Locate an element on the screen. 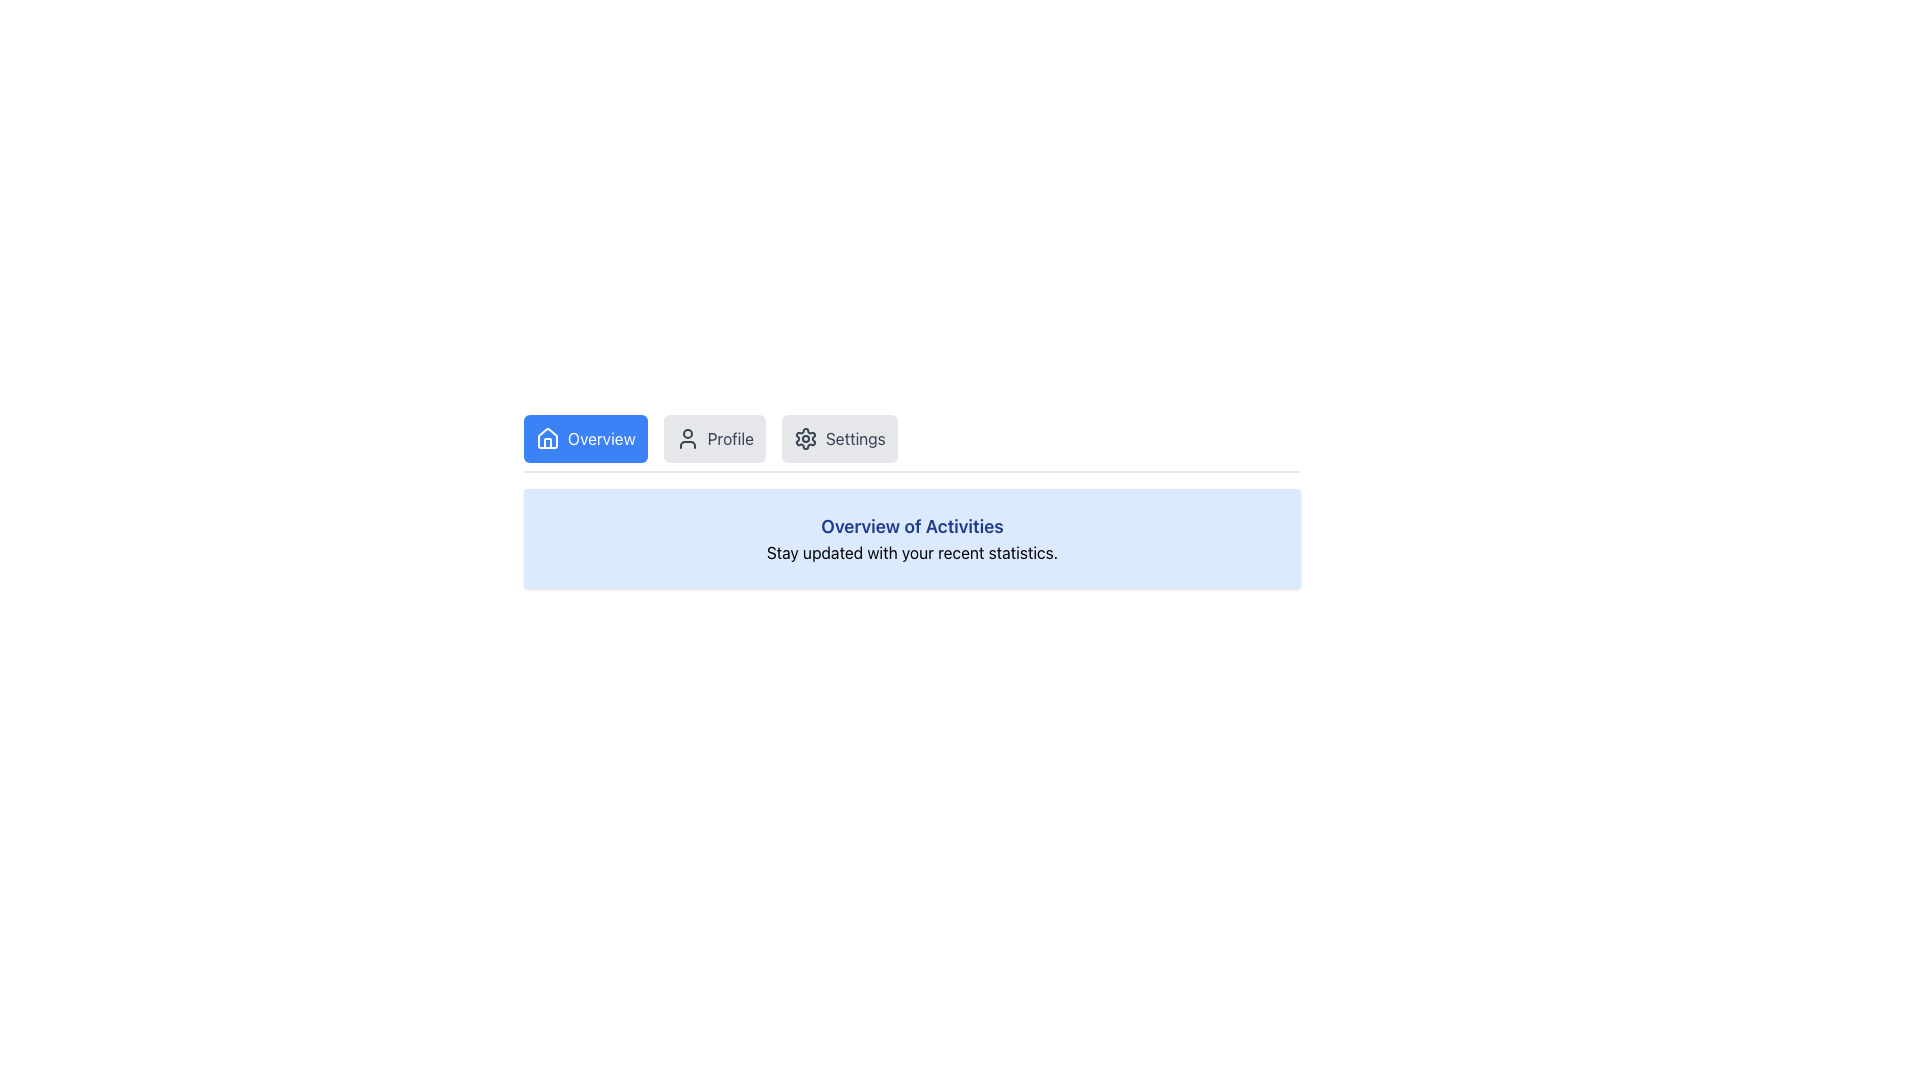 Image resolution: width=1920 pixels, height=1080 pixels. the text label that indicates the settings section of the application, located within the third button of a horizontal navigation bar, adjacent to a gear icon is located at coordinates (855, 438).